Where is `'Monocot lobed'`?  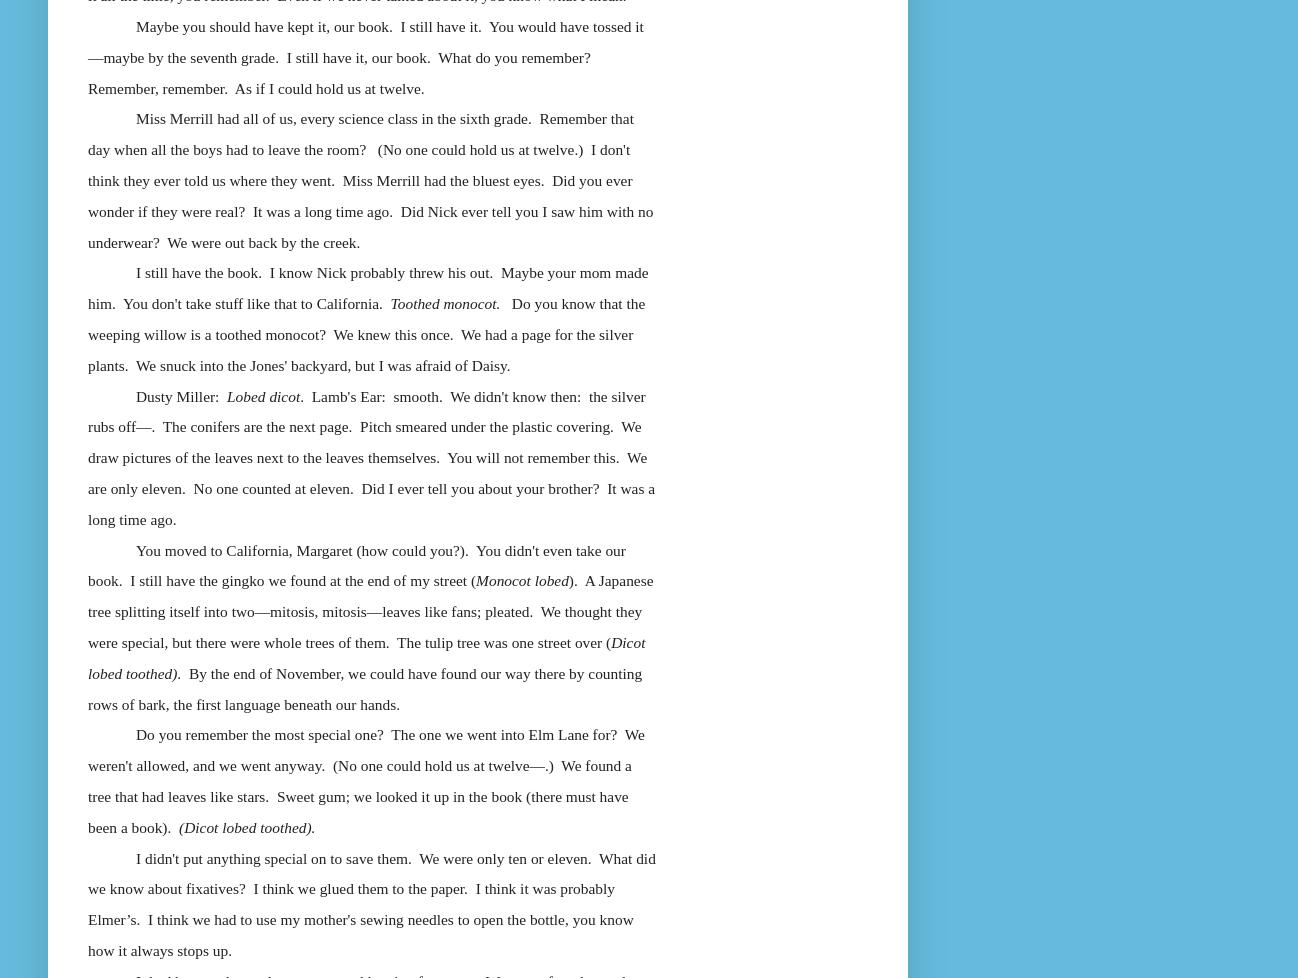 'Monocot lobed' is located at coordinates (475, 580).